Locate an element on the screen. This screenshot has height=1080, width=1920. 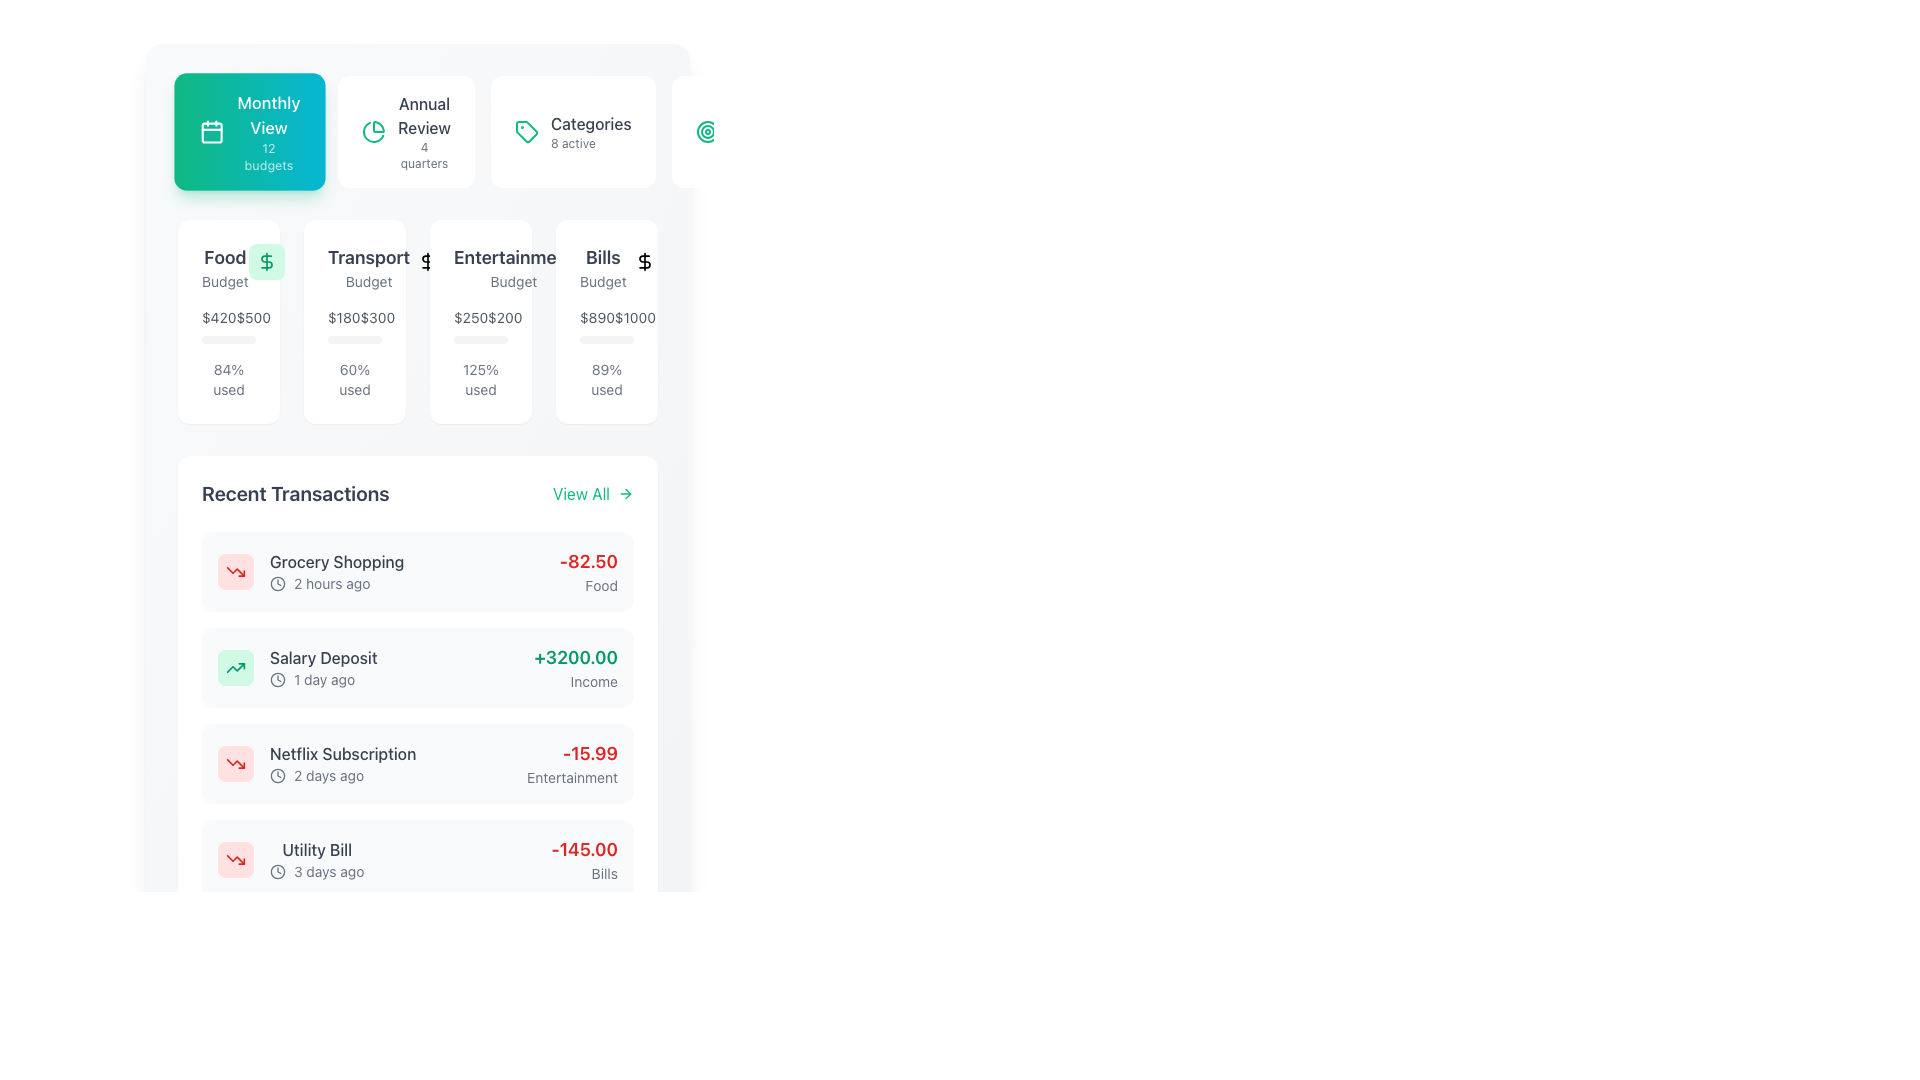
the informational Text label indicating the count associated with 'Monthly View', located at the bottom of the 'Monthly View' card is located at coordinates (267, 156).